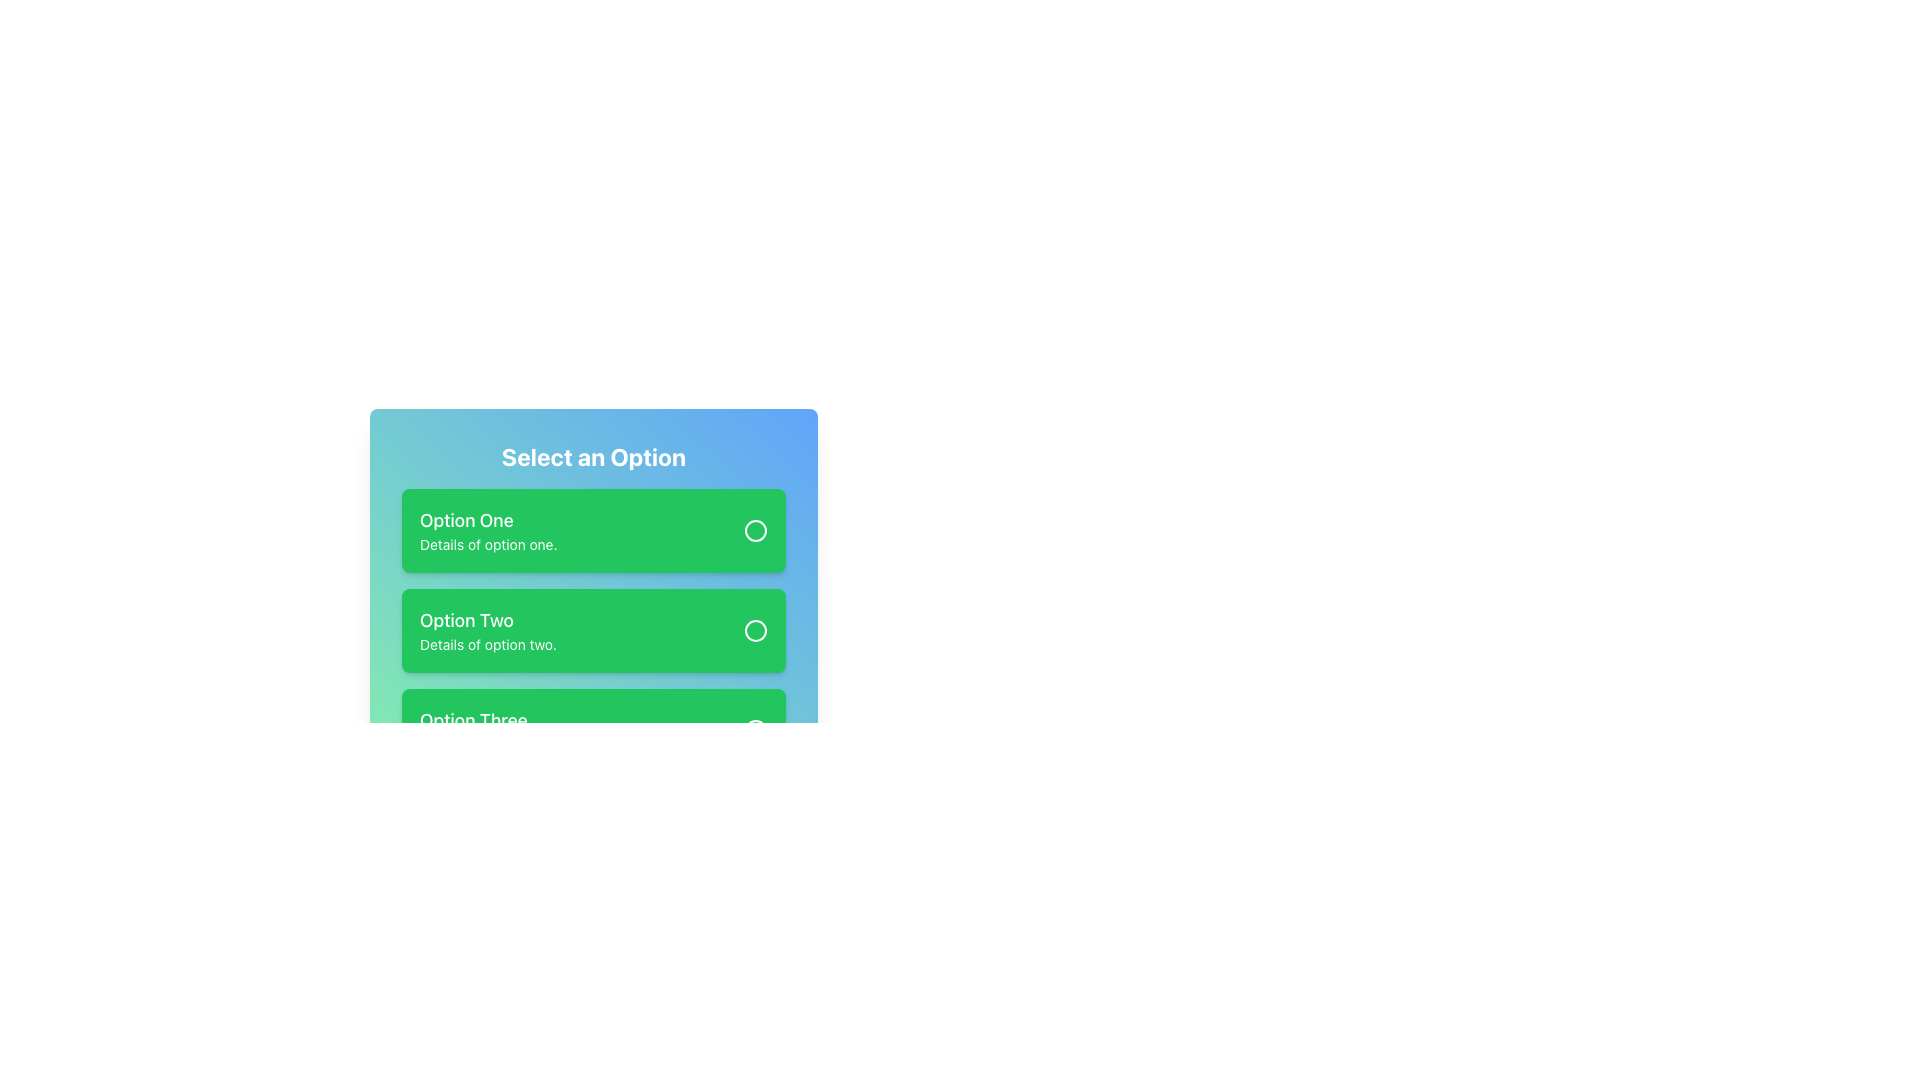 This screenshot has height=1080, width=1920. What do you see at coordinates (488, 631) in the screenshot?
I see `on the second selectable option in the list labeled 'Option Two'` at bounding box center [488, 631].